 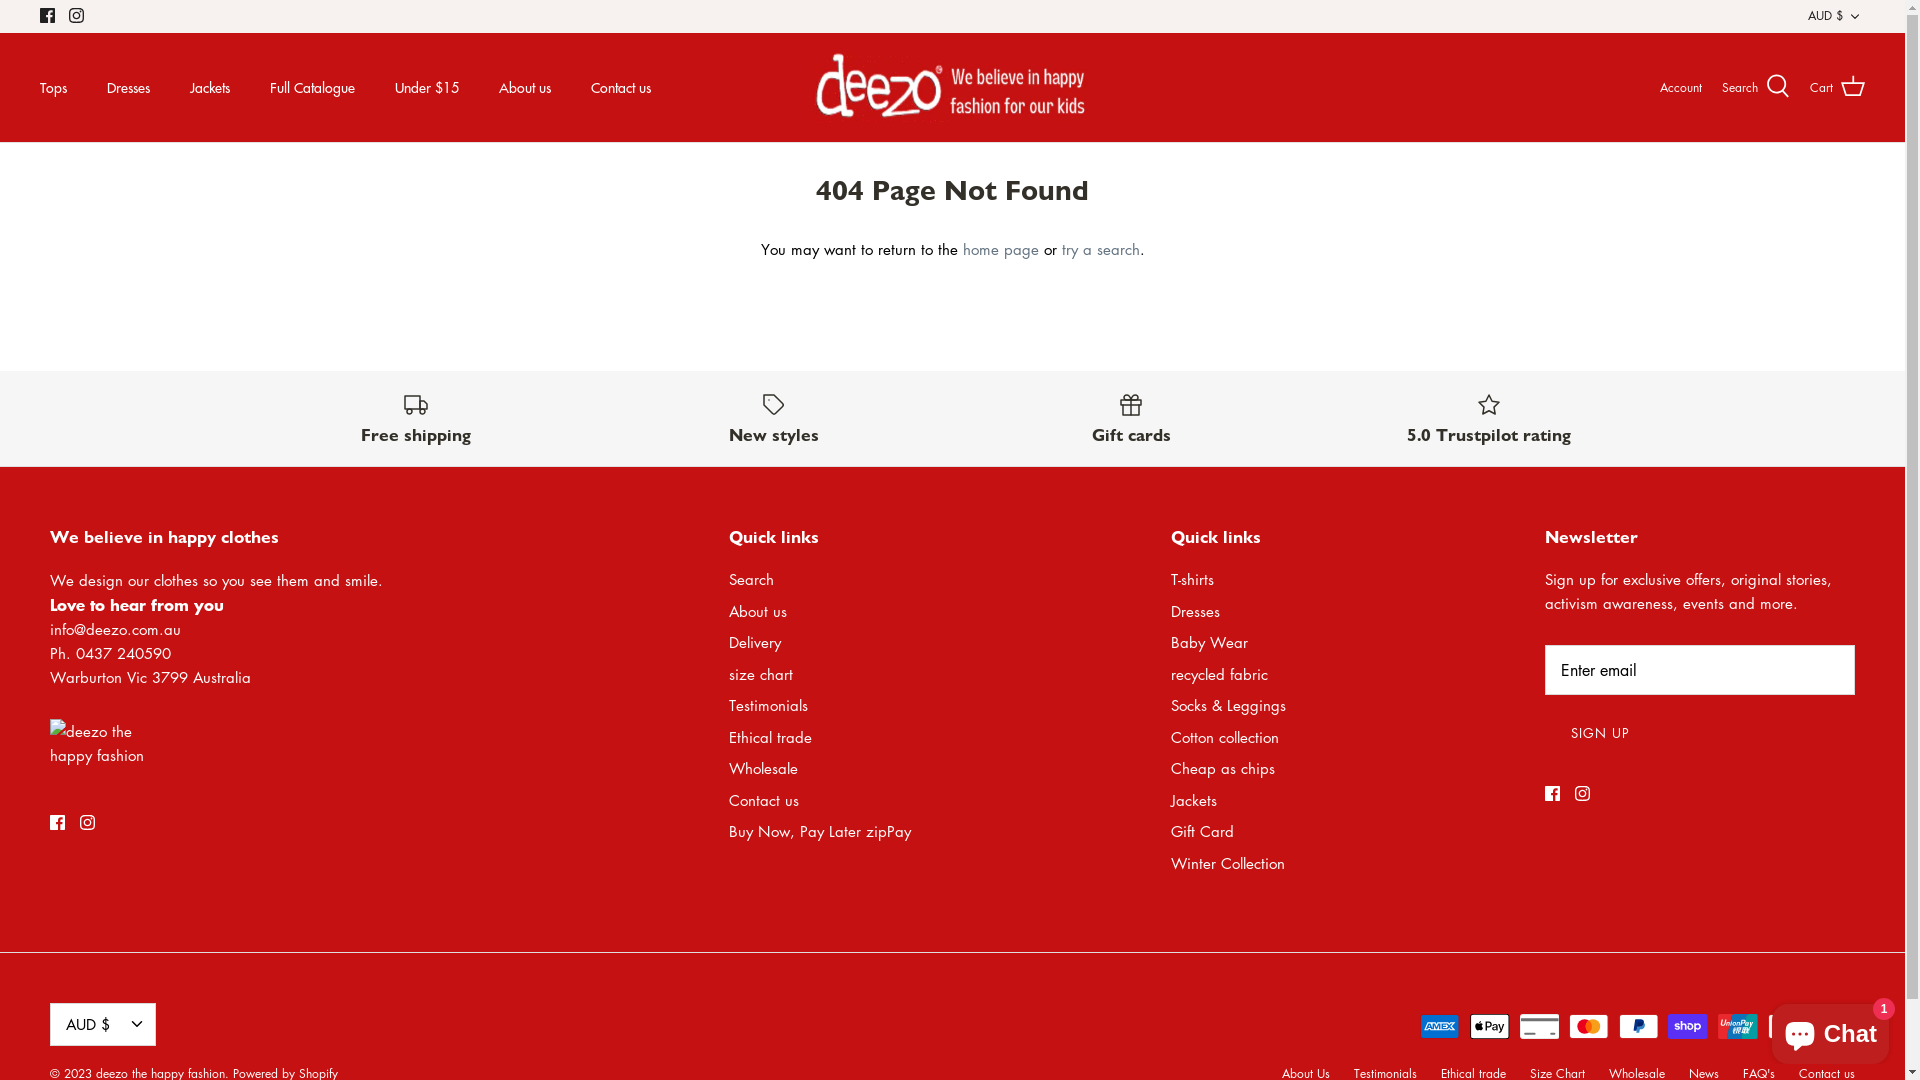 What do you see at coordinates (1600, 732) in the screenshot?
I see `'SIGN UP'` at bounding box center [1600, 732].